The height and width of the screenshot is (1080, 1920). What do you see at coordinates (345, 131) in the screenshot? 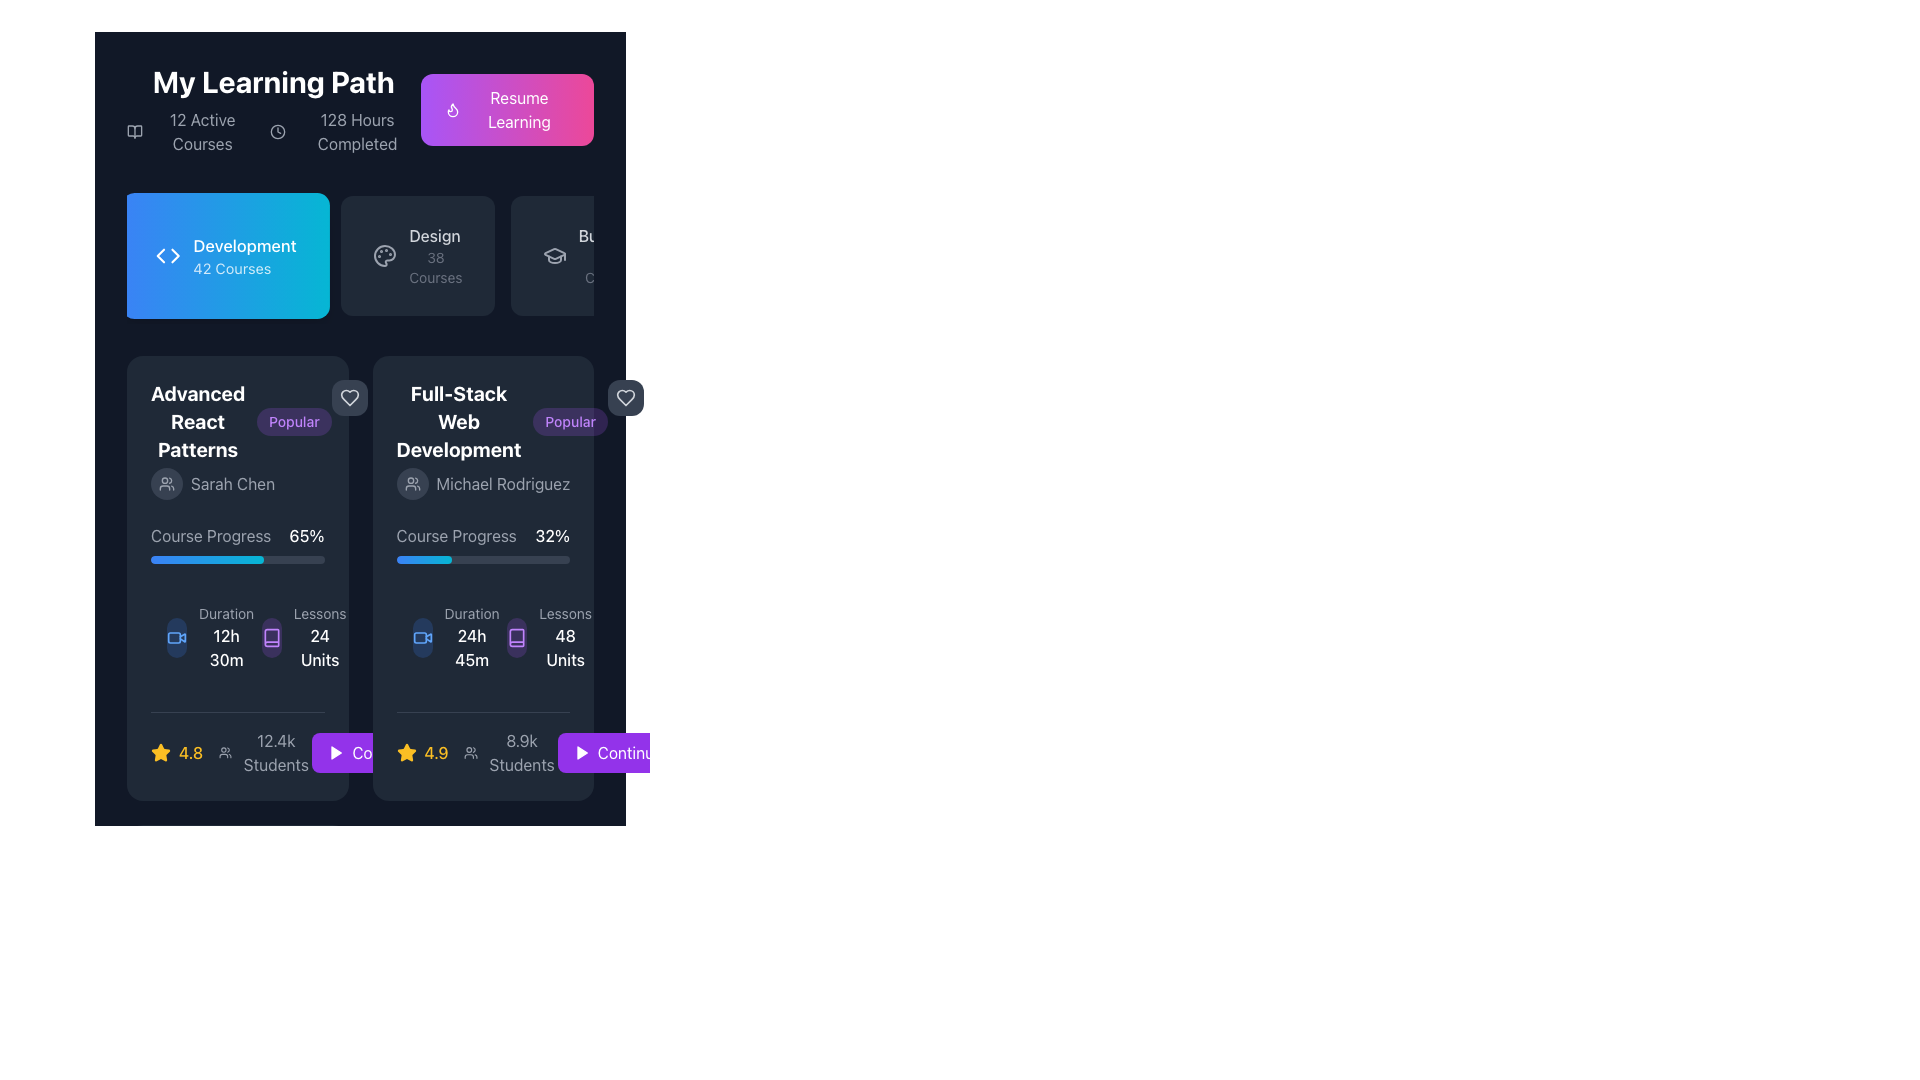
I see `the informational display that summarizes the total hours completed by the user, located in the upper-left corner of the interface, directly to the right of the '12 Active Courses' text` at bounding box center [345, 131].